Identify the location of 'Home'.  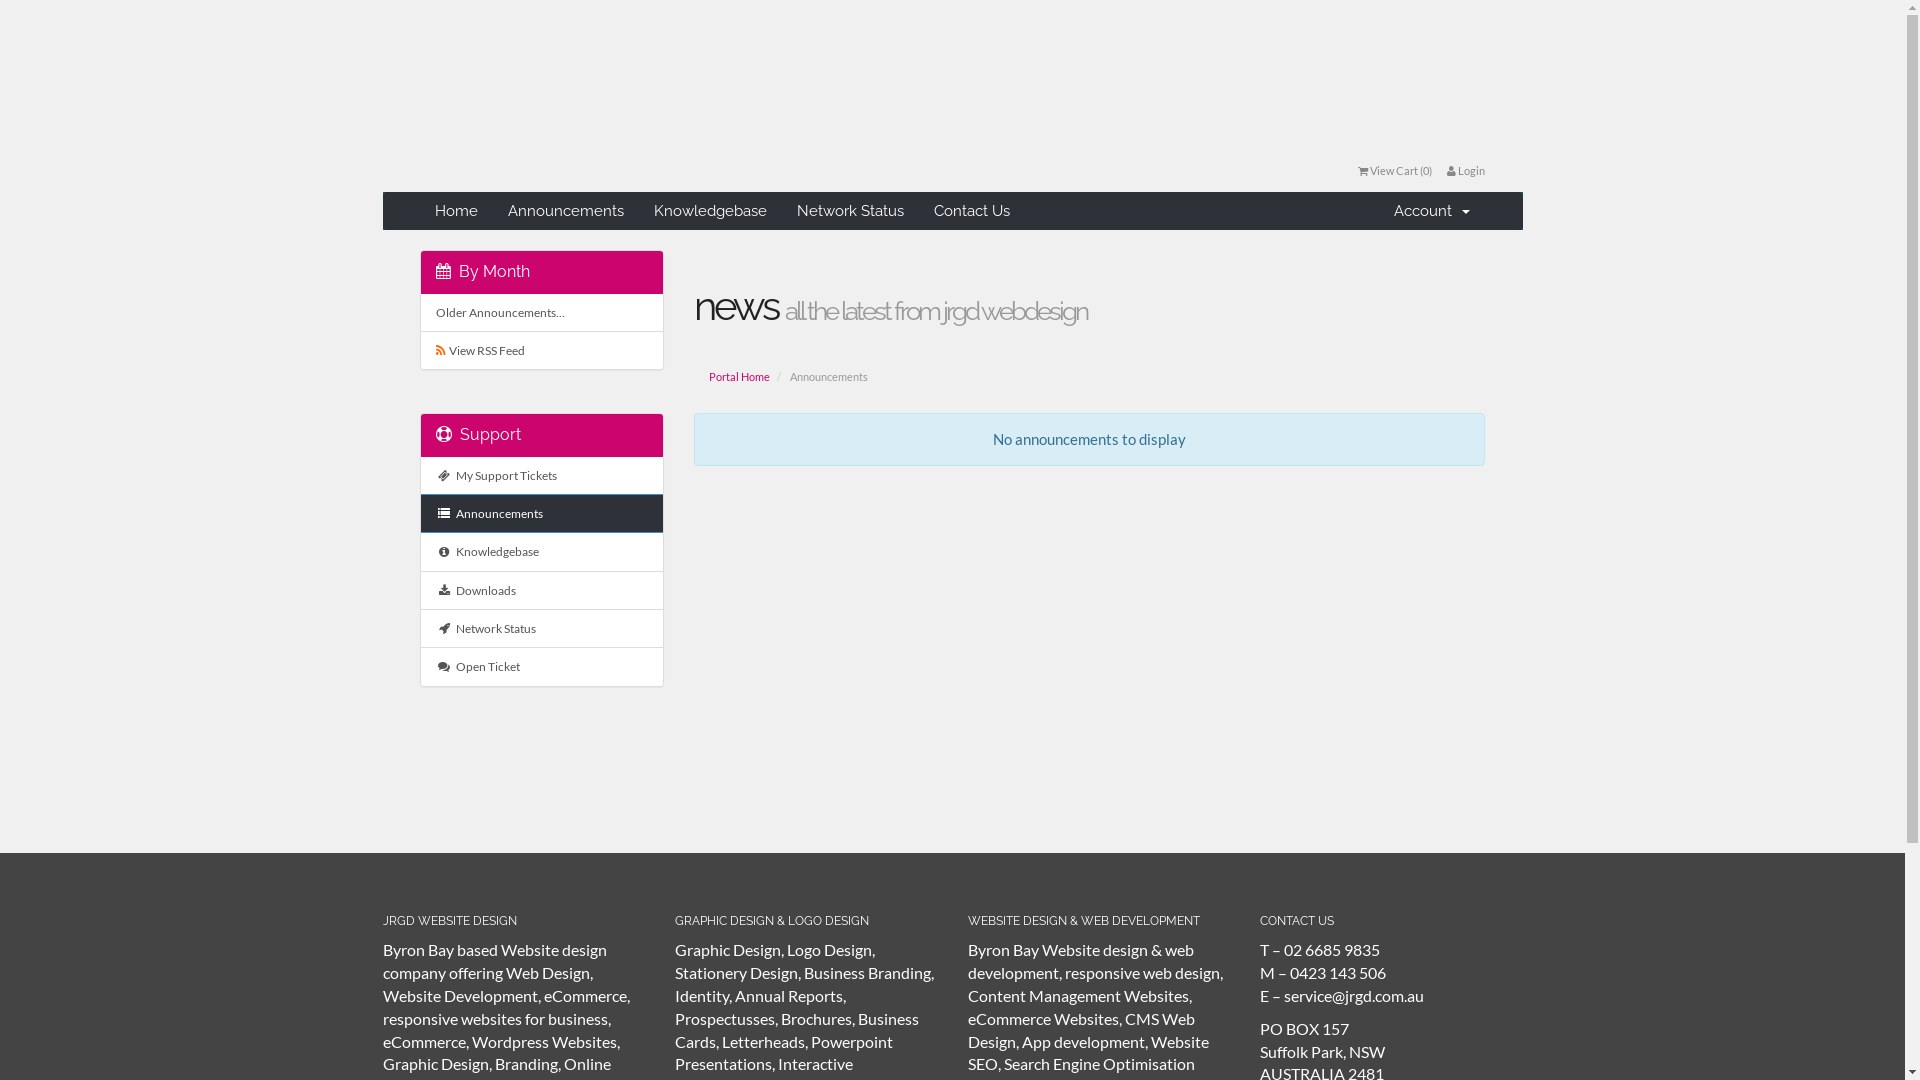
(455, 211).